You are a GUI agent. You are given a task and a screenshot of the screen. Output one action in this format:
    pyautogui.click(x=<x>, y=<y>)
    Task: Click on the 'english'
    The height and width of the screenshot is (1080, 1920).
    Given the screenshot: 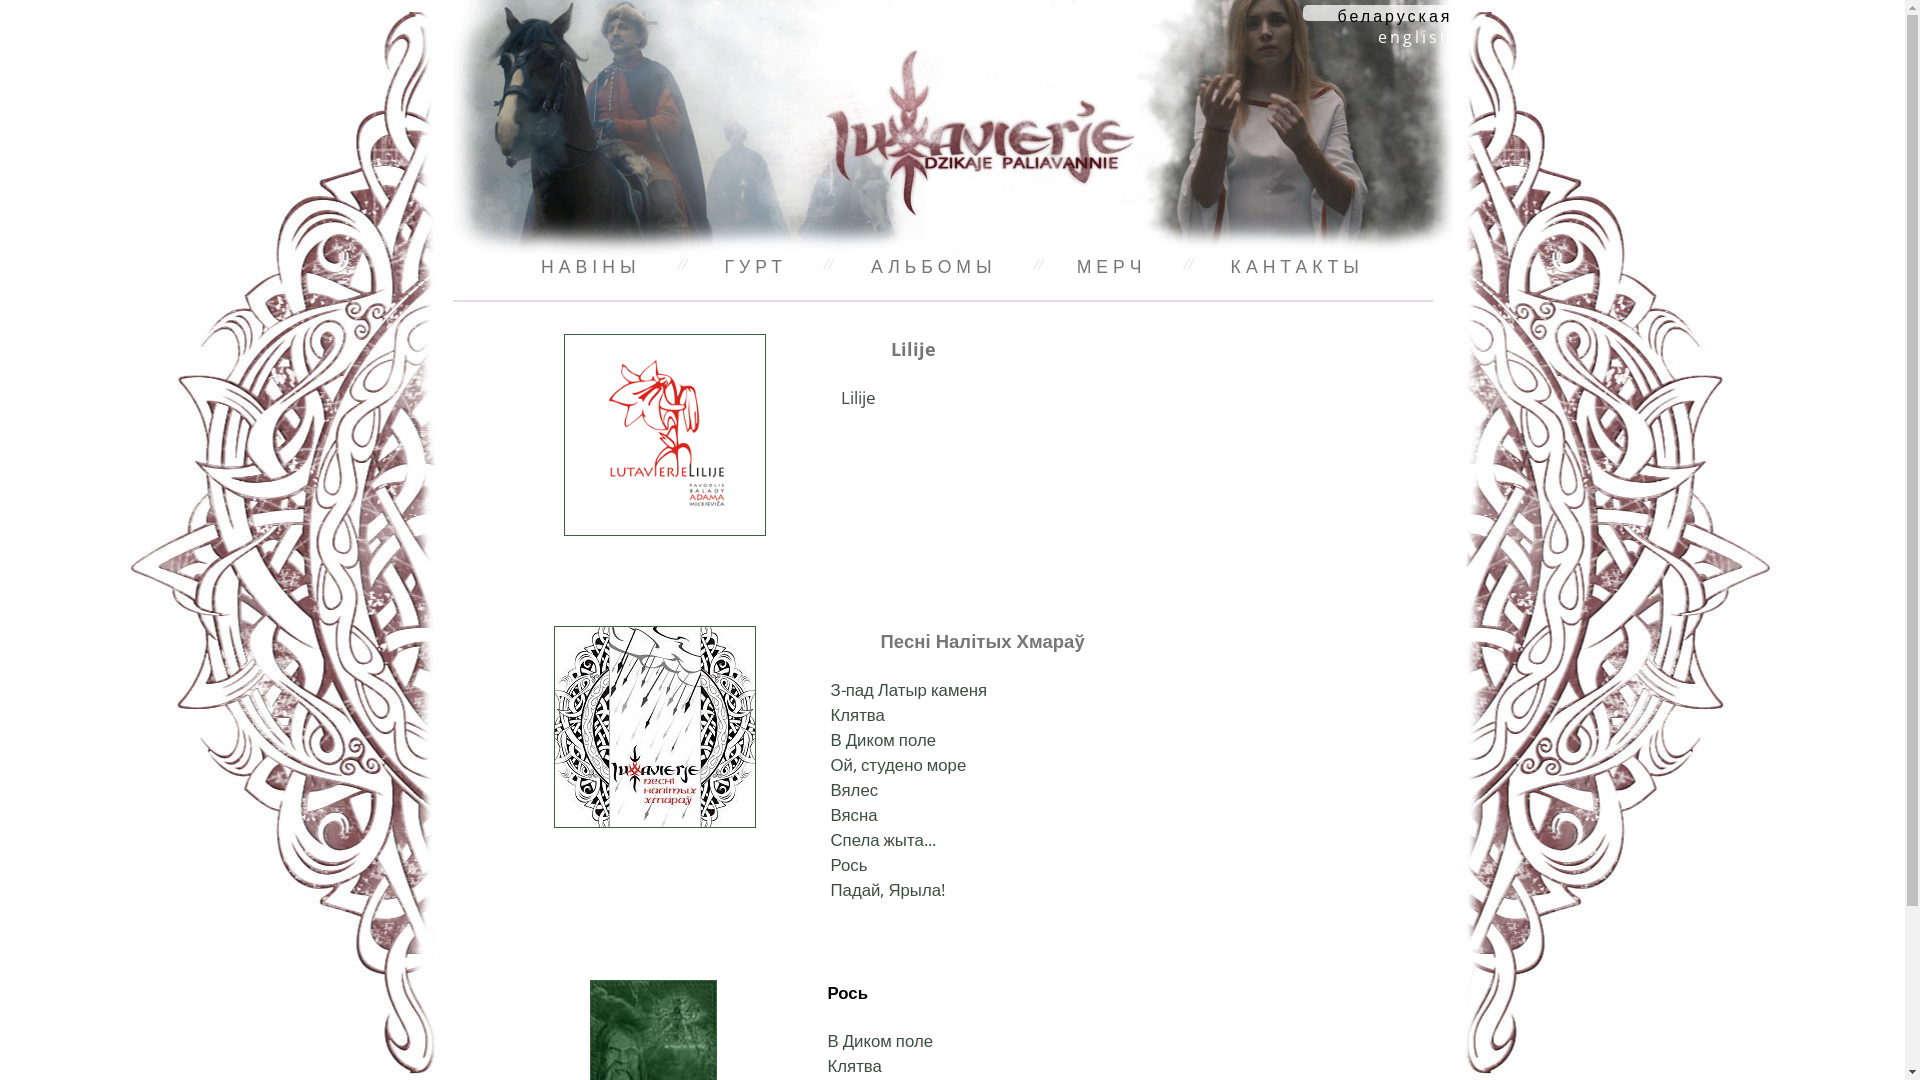 What is the action you would take?
    pyautogui.click(x=1414, y=37)
    